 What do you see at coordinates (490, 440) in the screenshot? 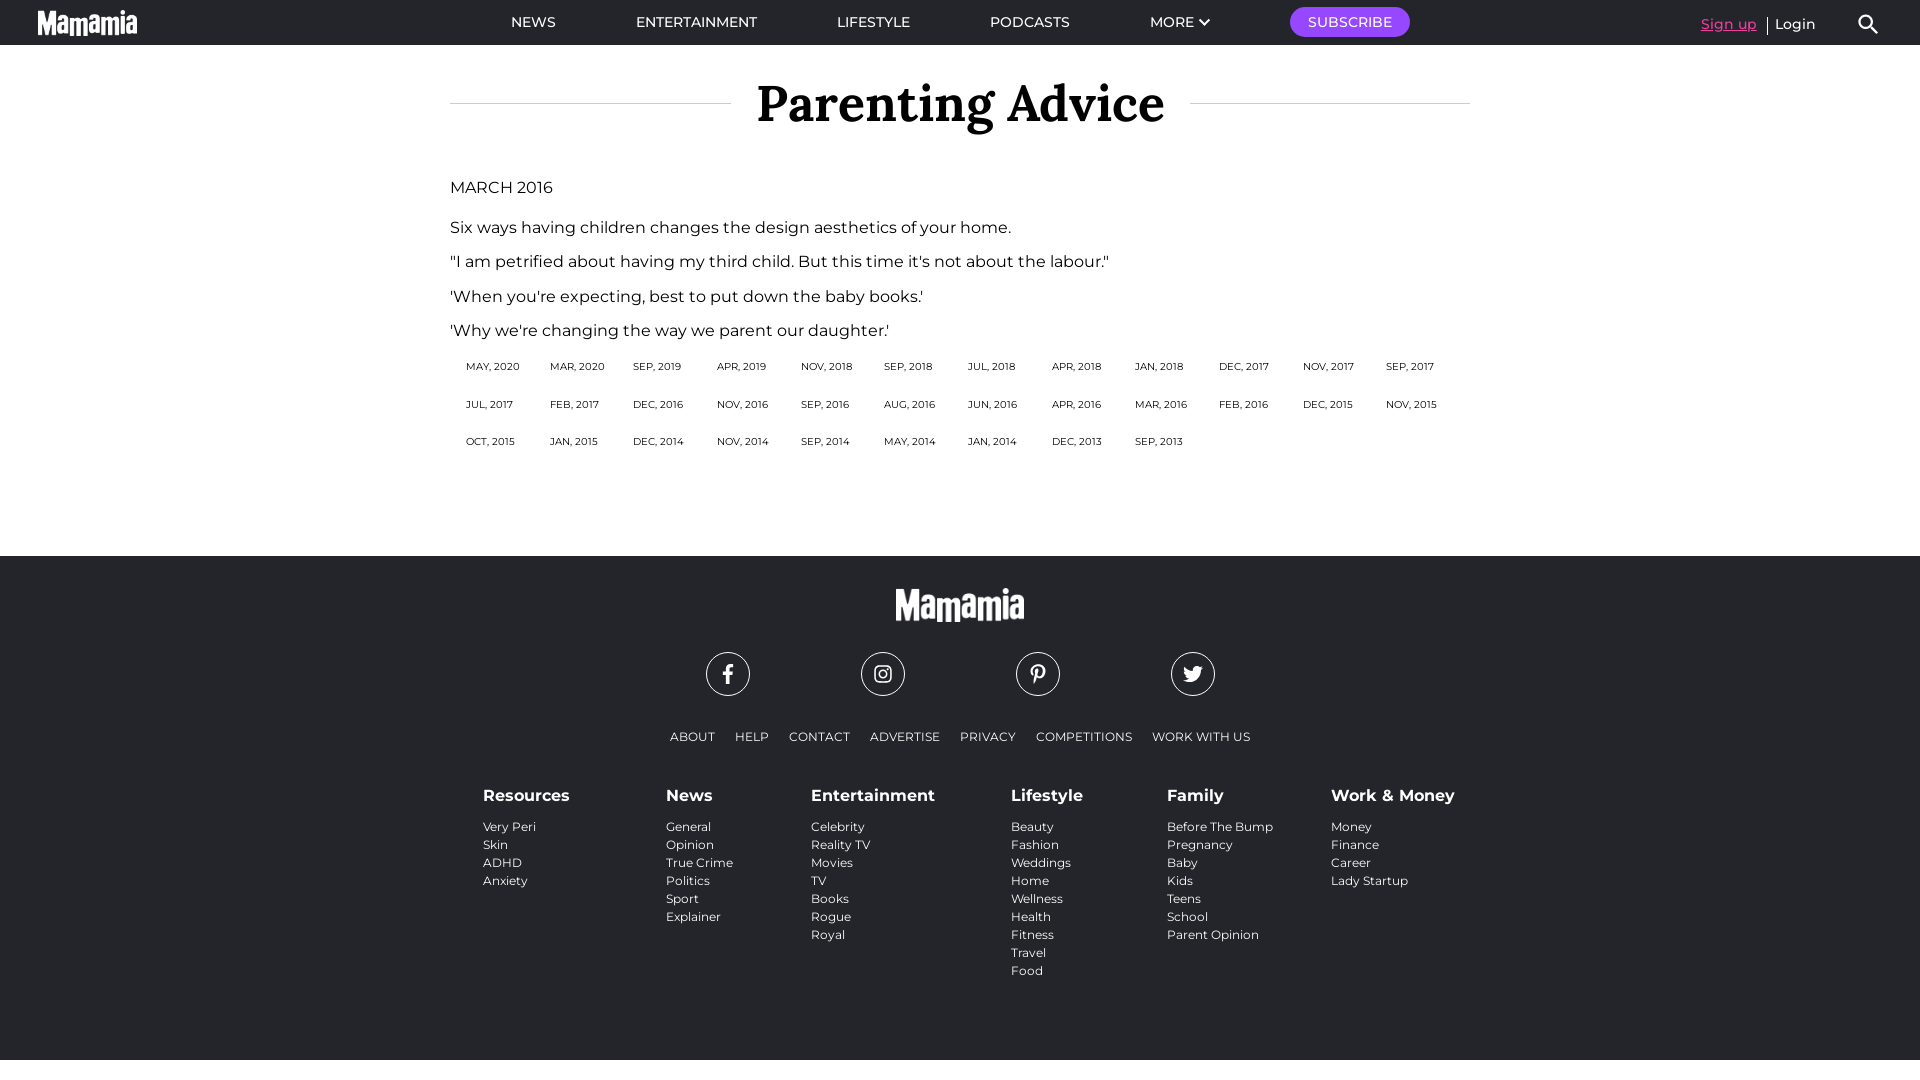
I see `'OCT, 2015'` at bounding box center [490, 440].